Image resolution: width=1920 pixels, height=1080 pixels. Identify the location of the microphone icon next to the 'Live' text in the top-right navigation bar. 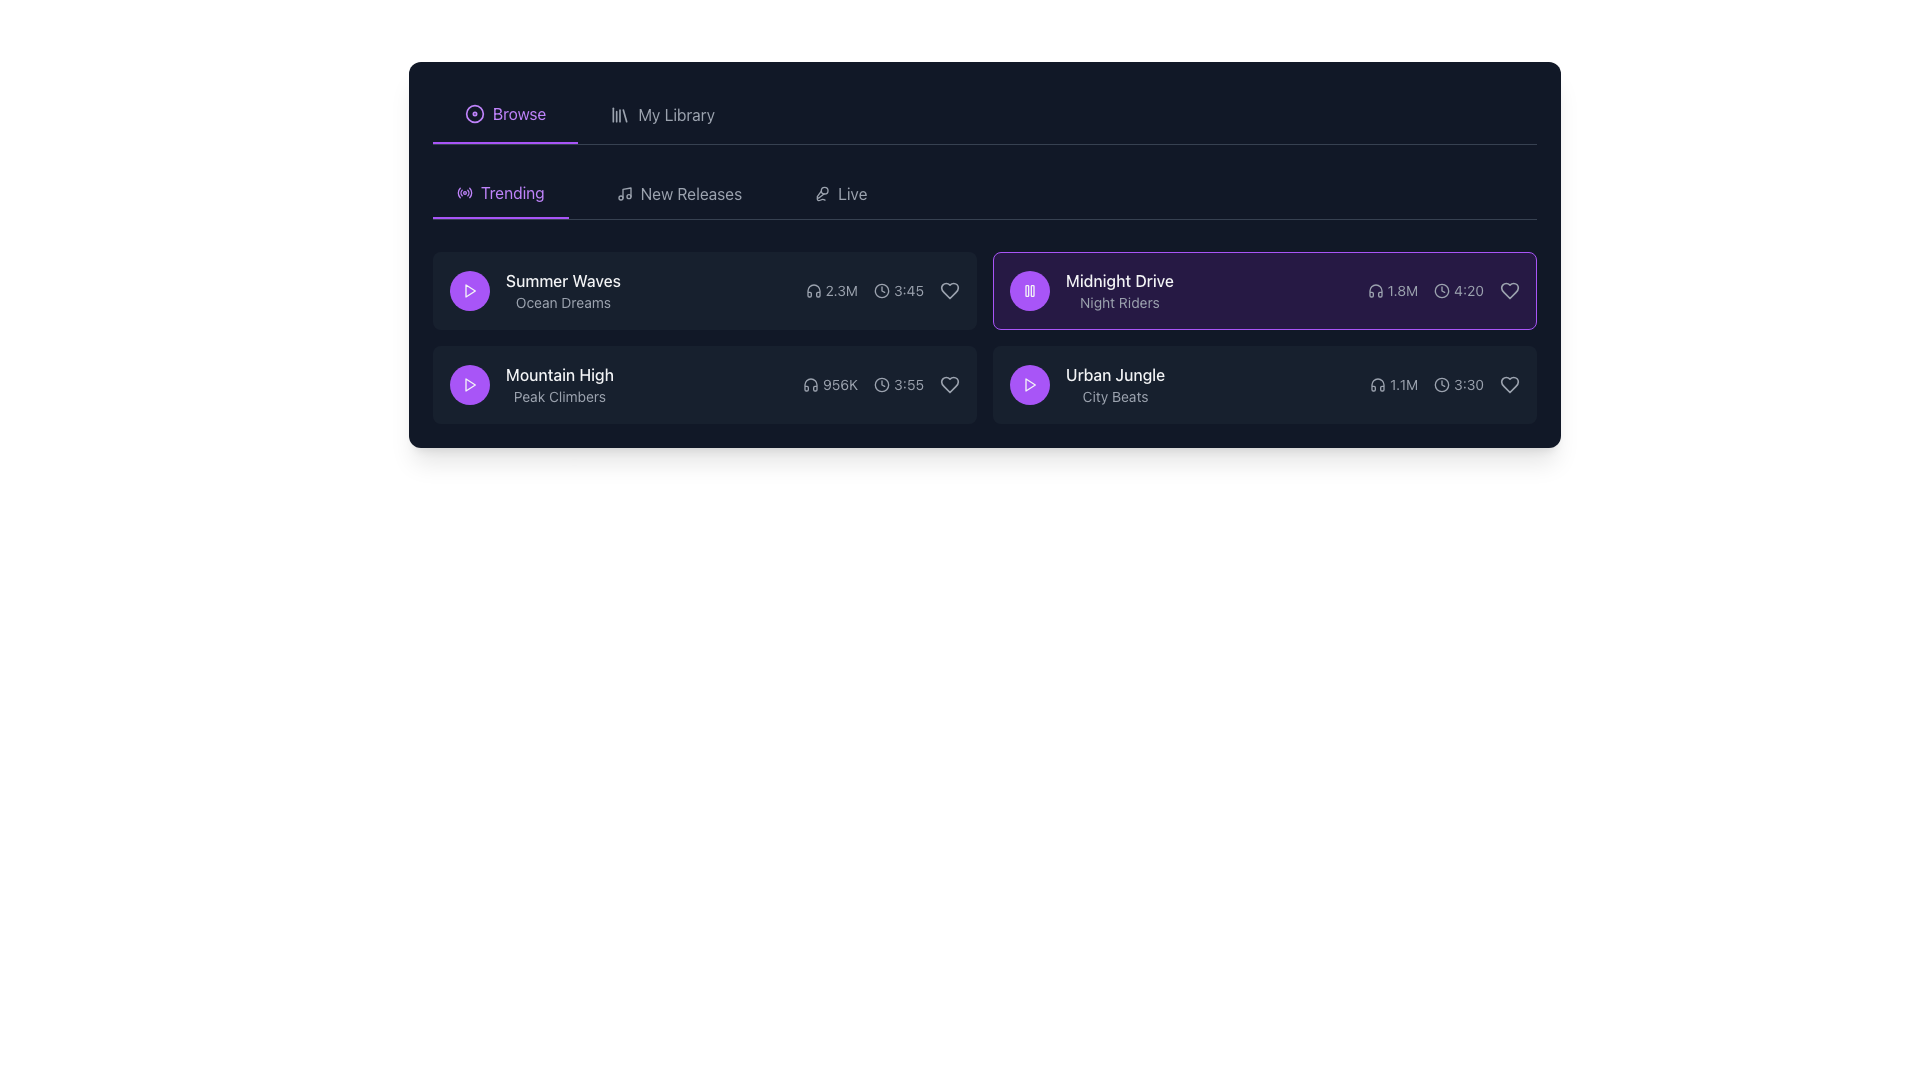
(821, 193).